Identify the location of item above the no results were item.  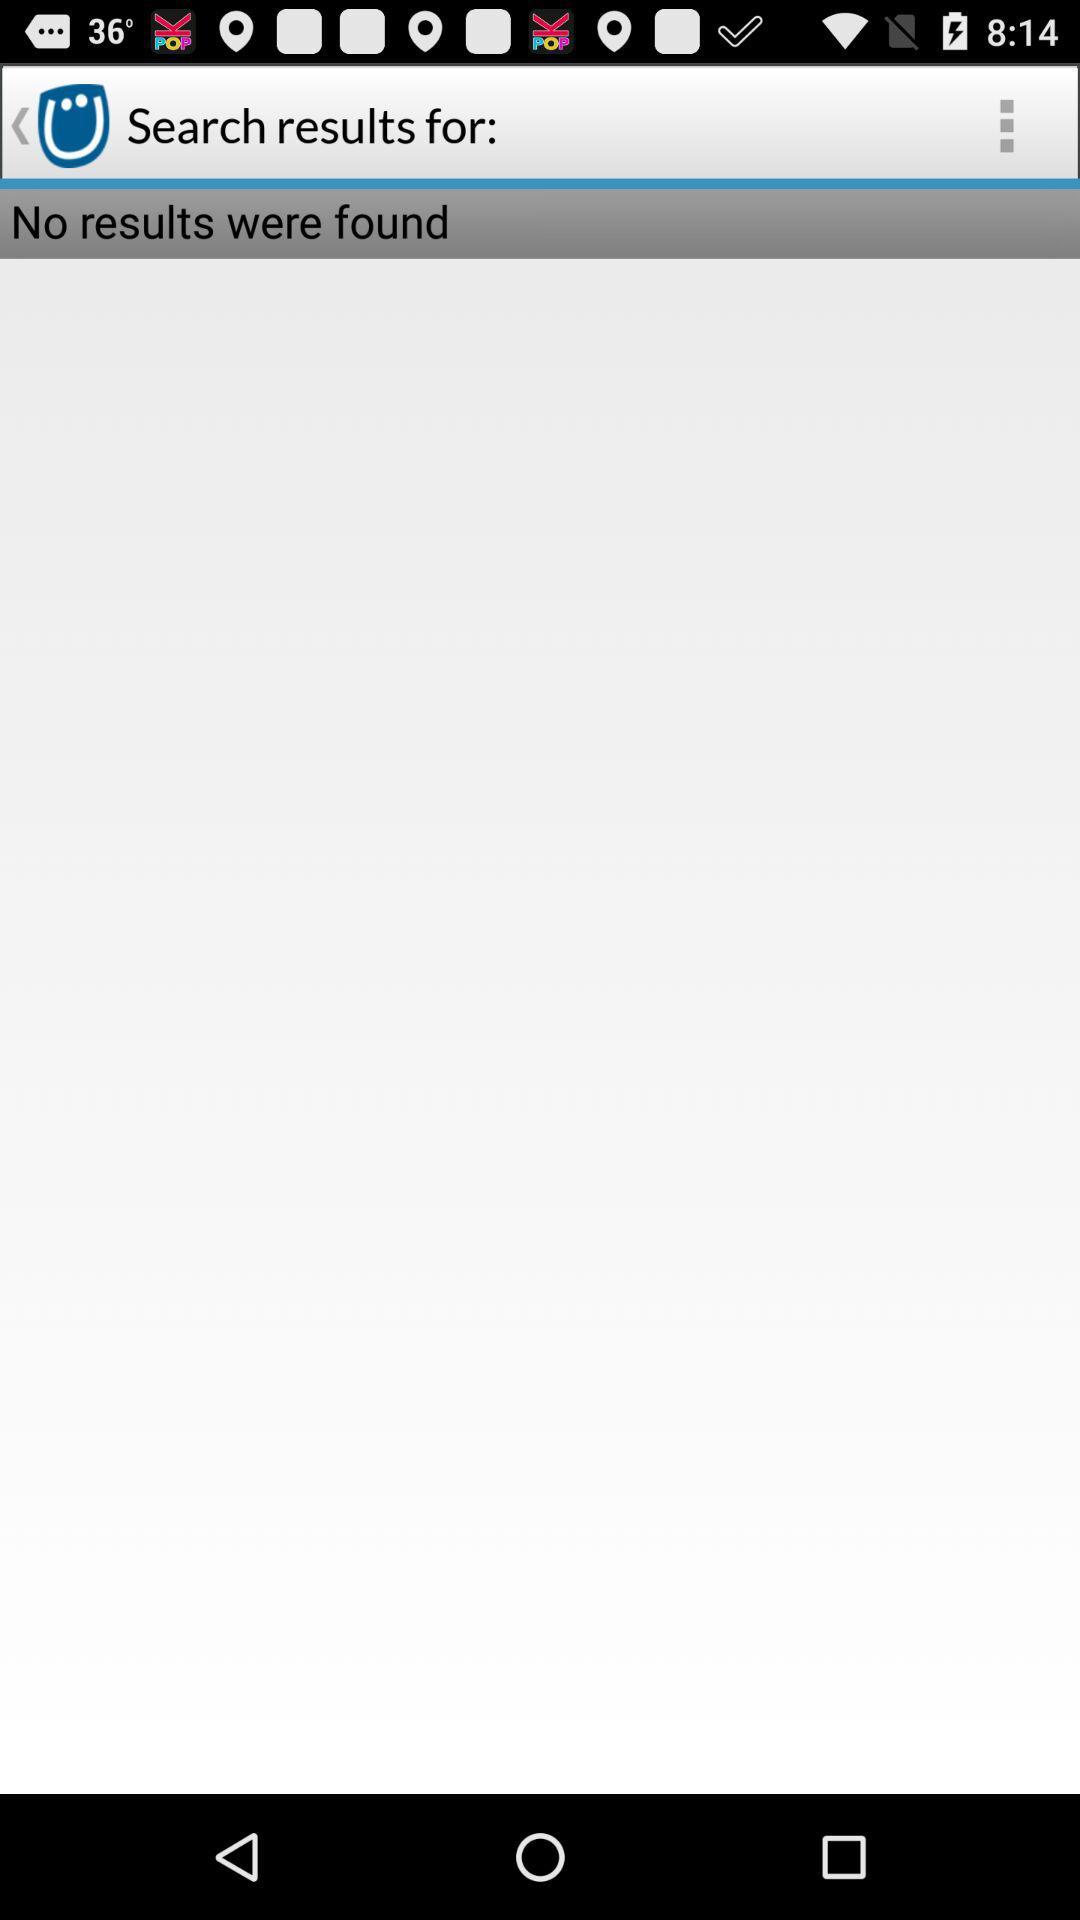
(1006, 124).